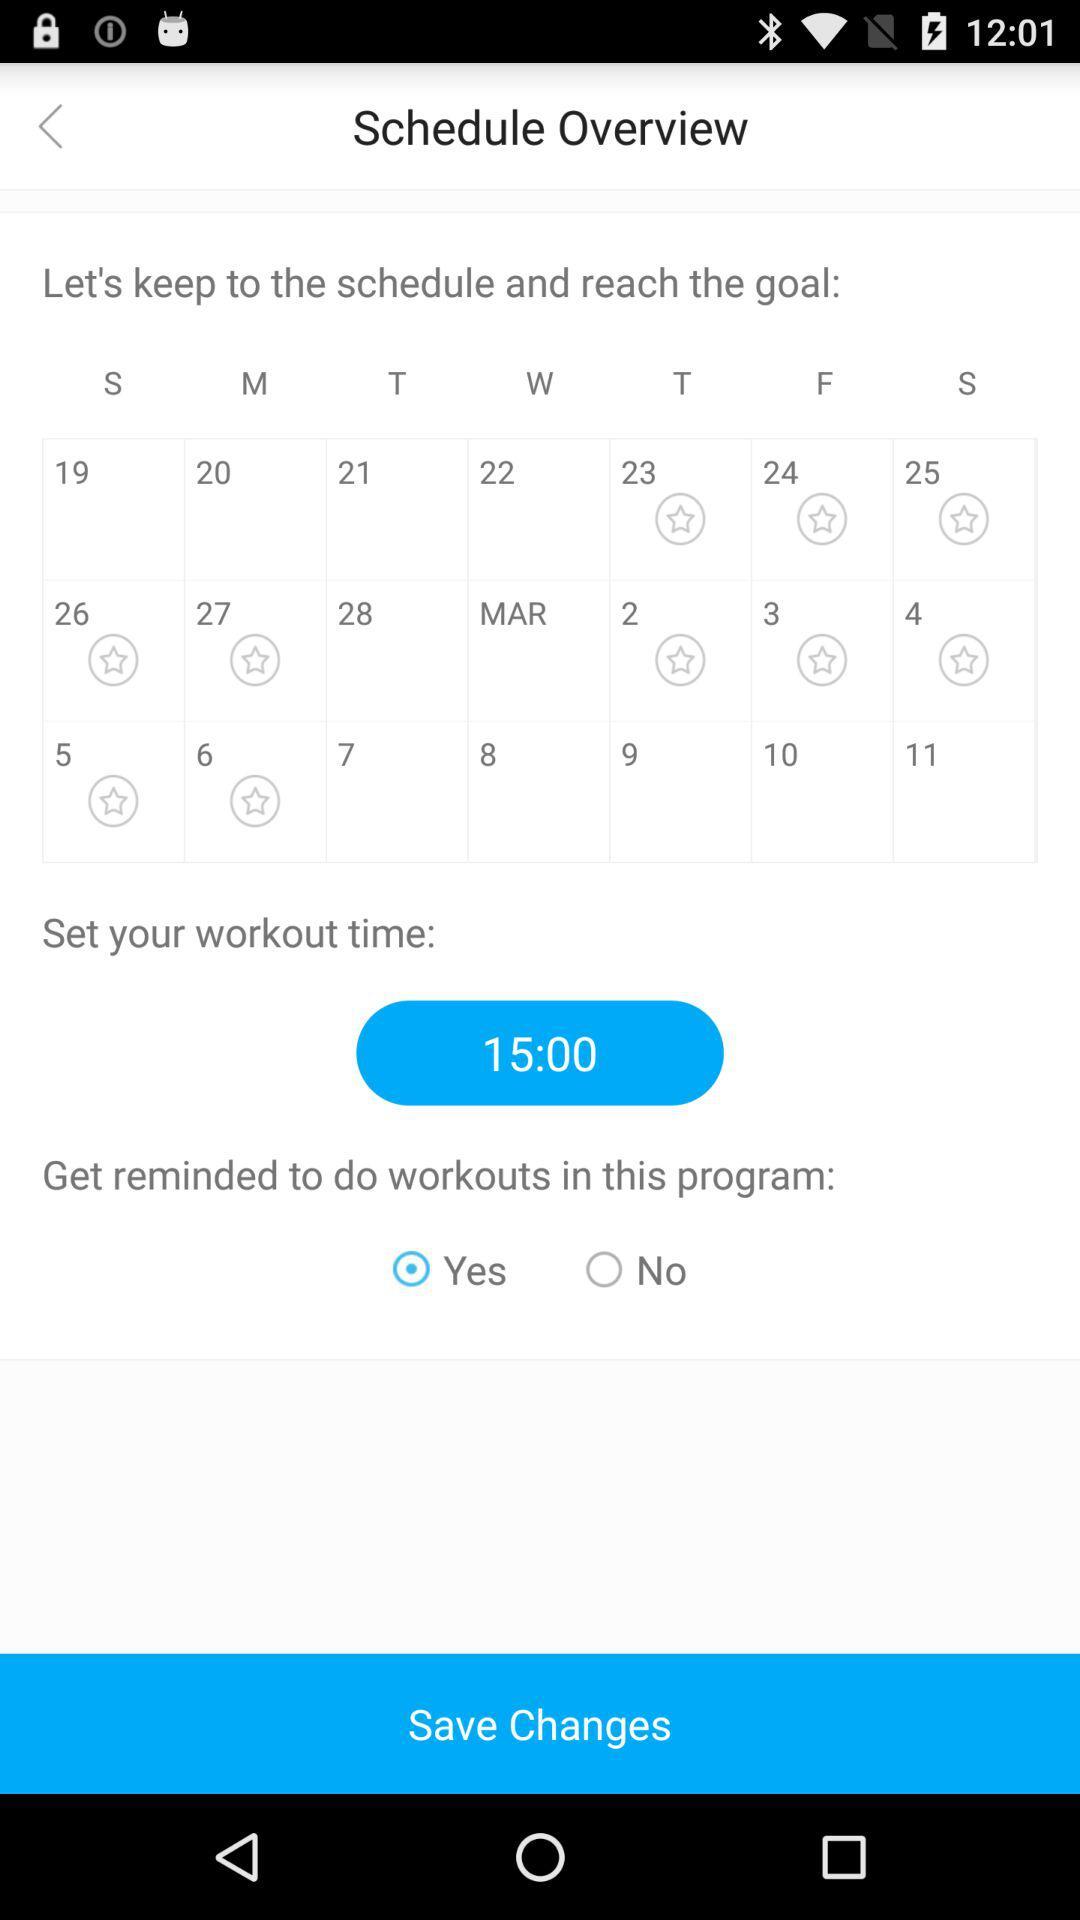  What do you see at coordinates (679, 660) in the screenshot?
I see `the star option to the right of the digit 2` at bounding box center [679, 660].